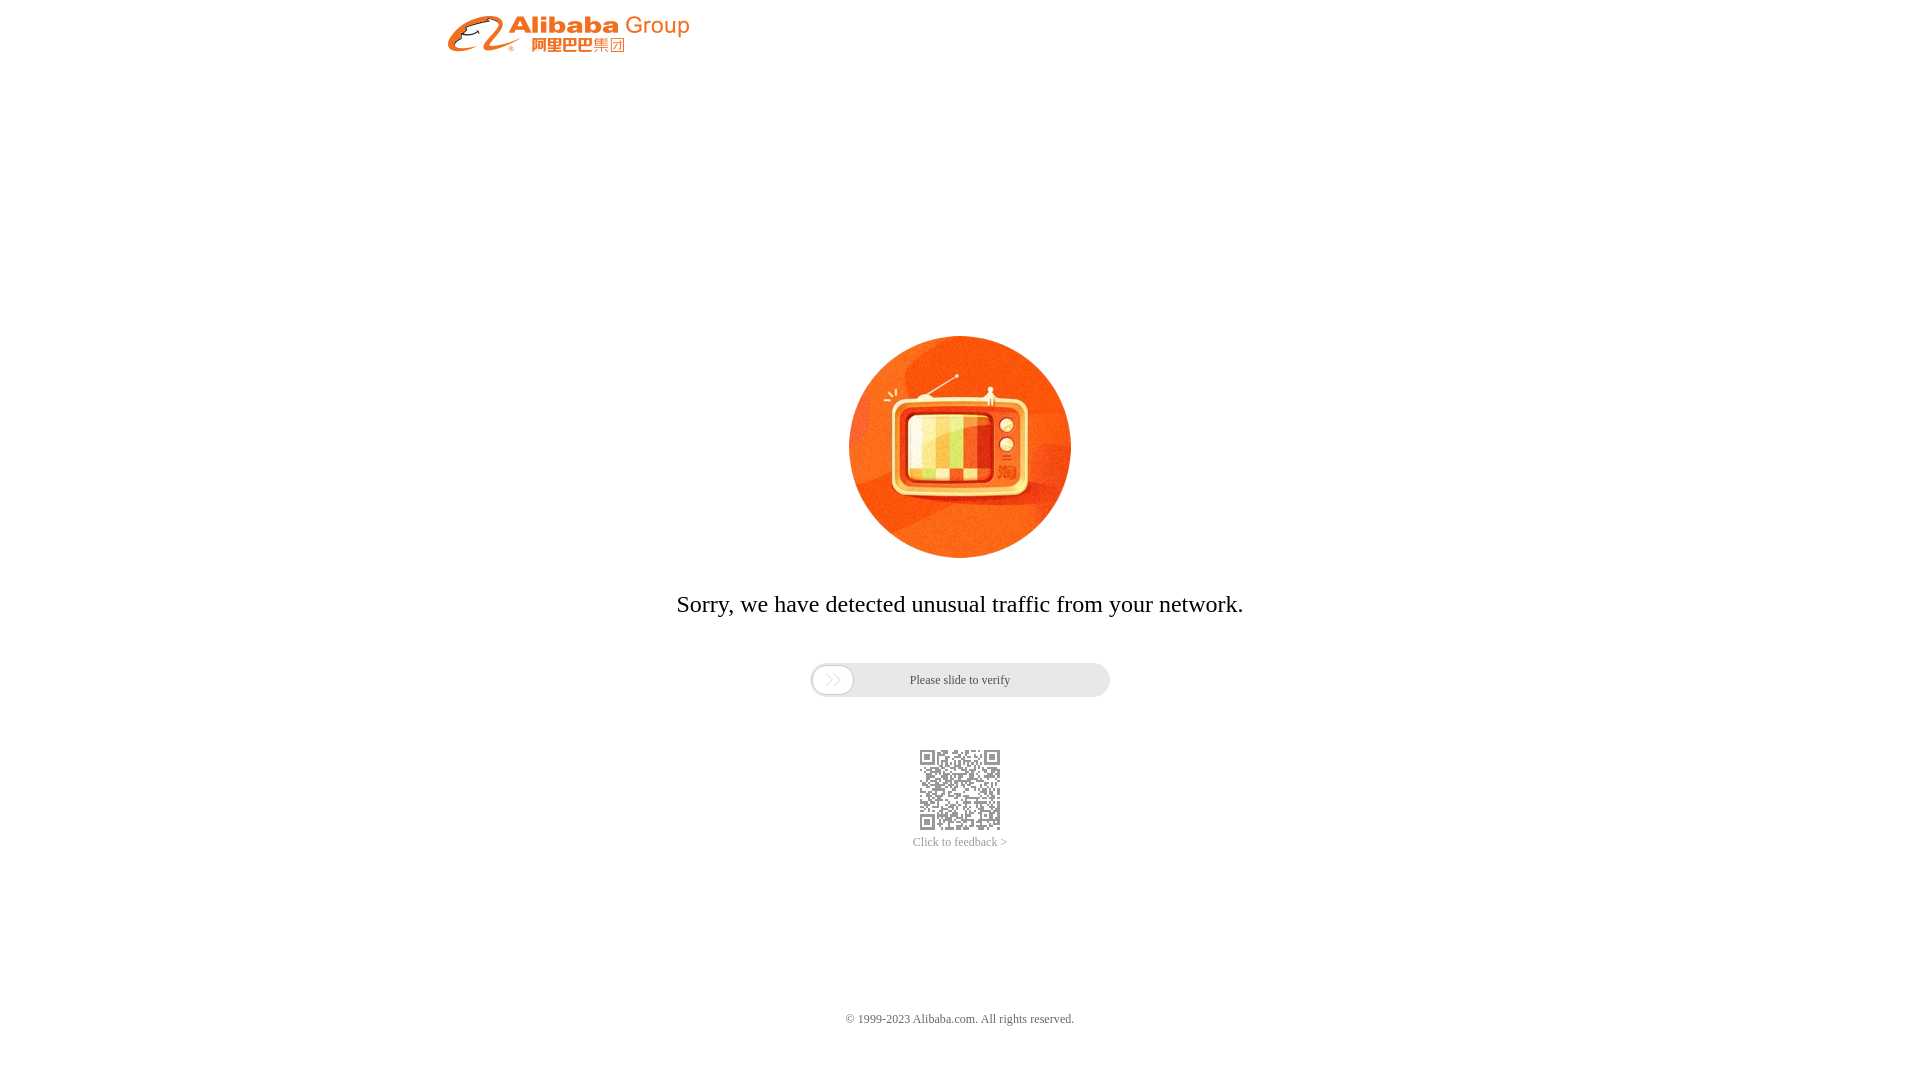  I want to click on 'Click to feedback >', so click(960, 842).